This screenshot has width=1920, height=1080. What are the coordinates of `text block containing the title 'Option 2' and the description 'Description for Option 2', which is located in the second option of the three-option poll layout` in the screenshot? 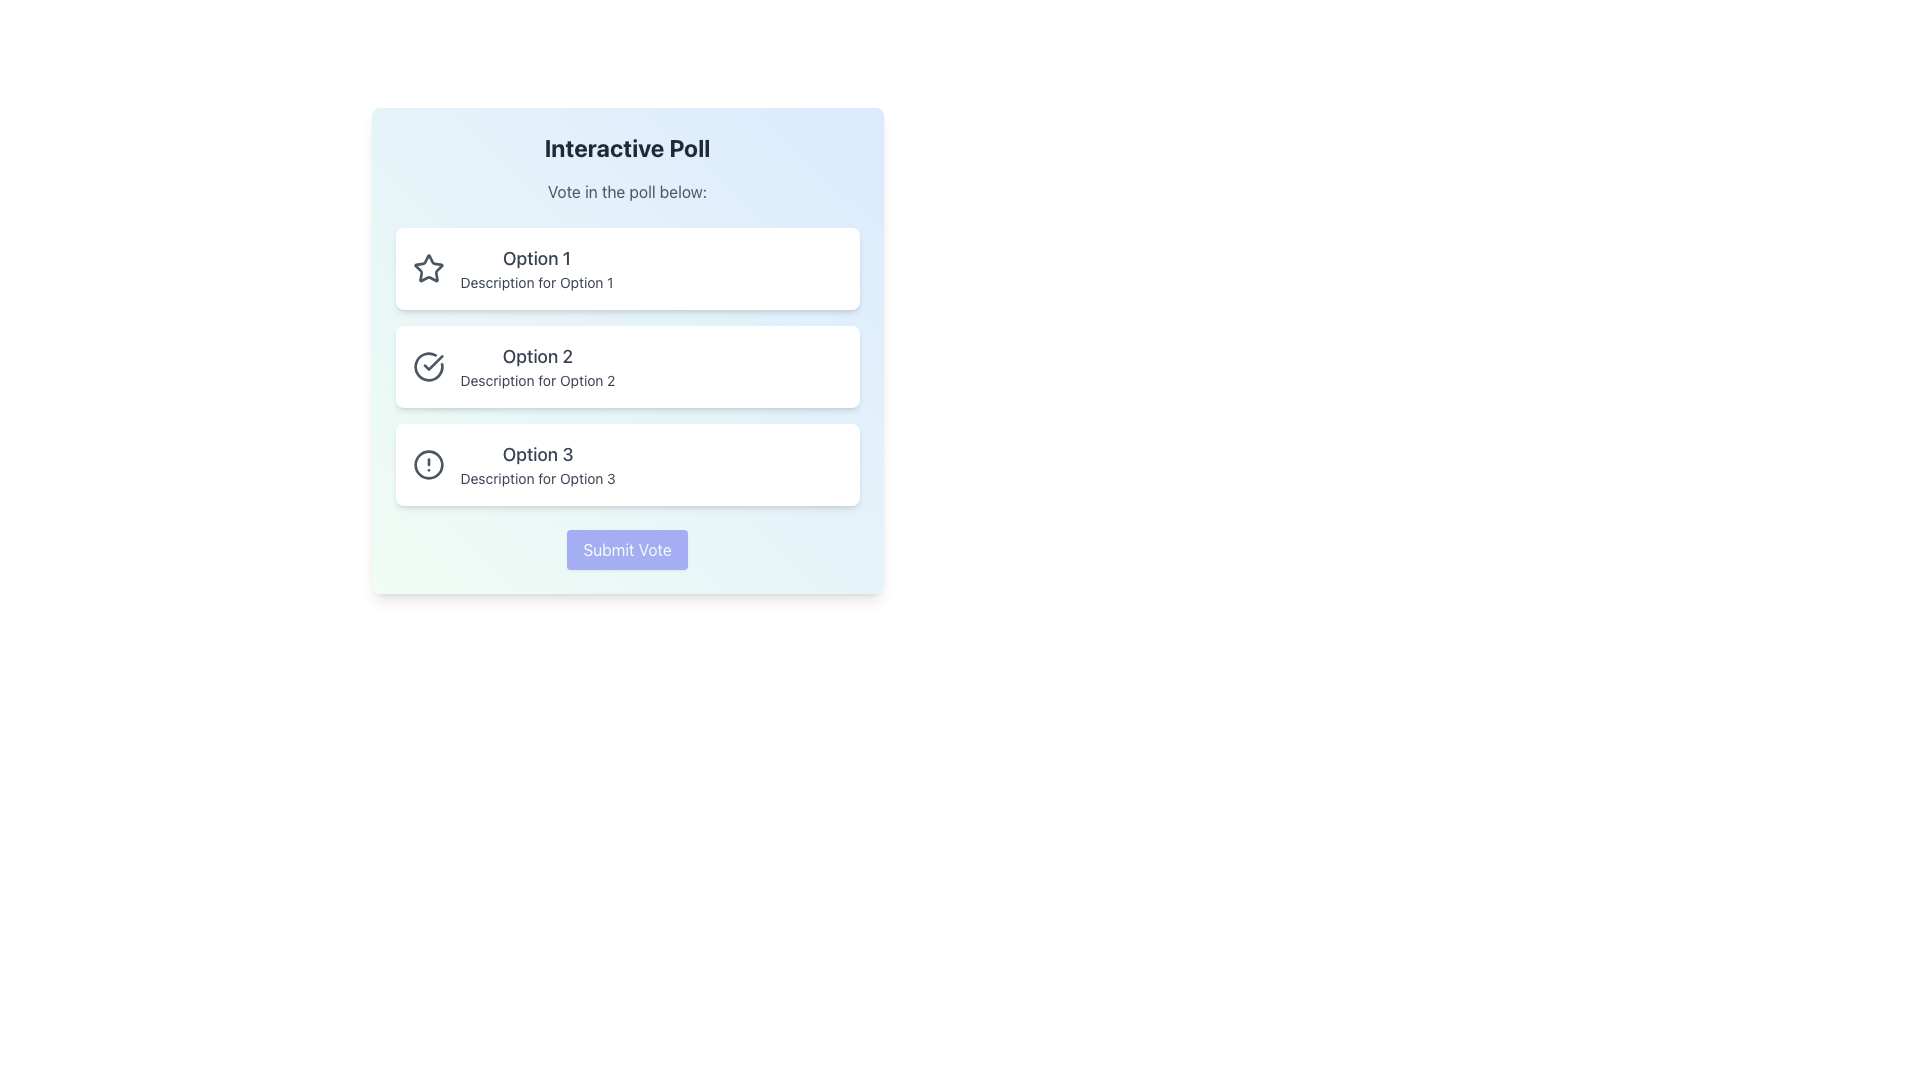 It's located at (537, 366).